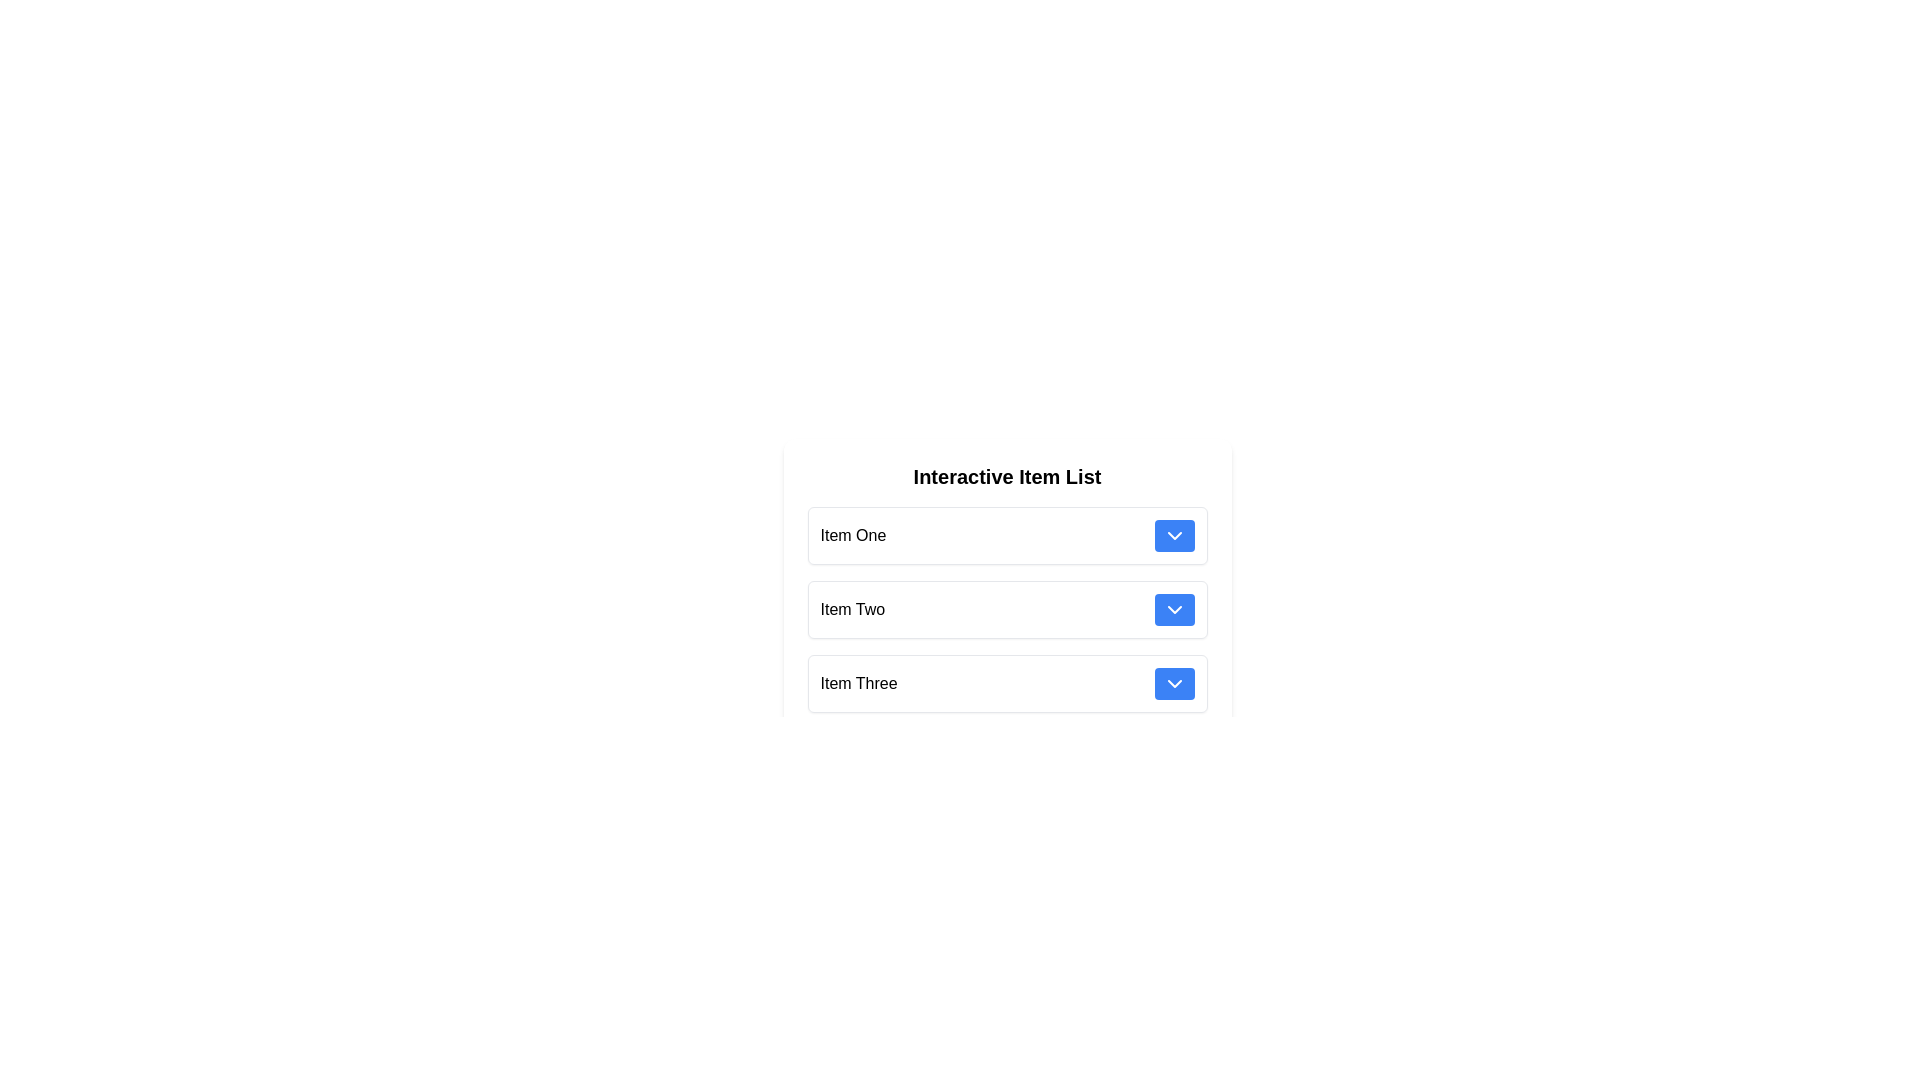 The image size is (1920, 1080). What do you see at coordinates (1174, 682) in the screenshot?
I see `the single chevron-down icon in the button for 'Item Three'` at bounding box center [1174, 682].